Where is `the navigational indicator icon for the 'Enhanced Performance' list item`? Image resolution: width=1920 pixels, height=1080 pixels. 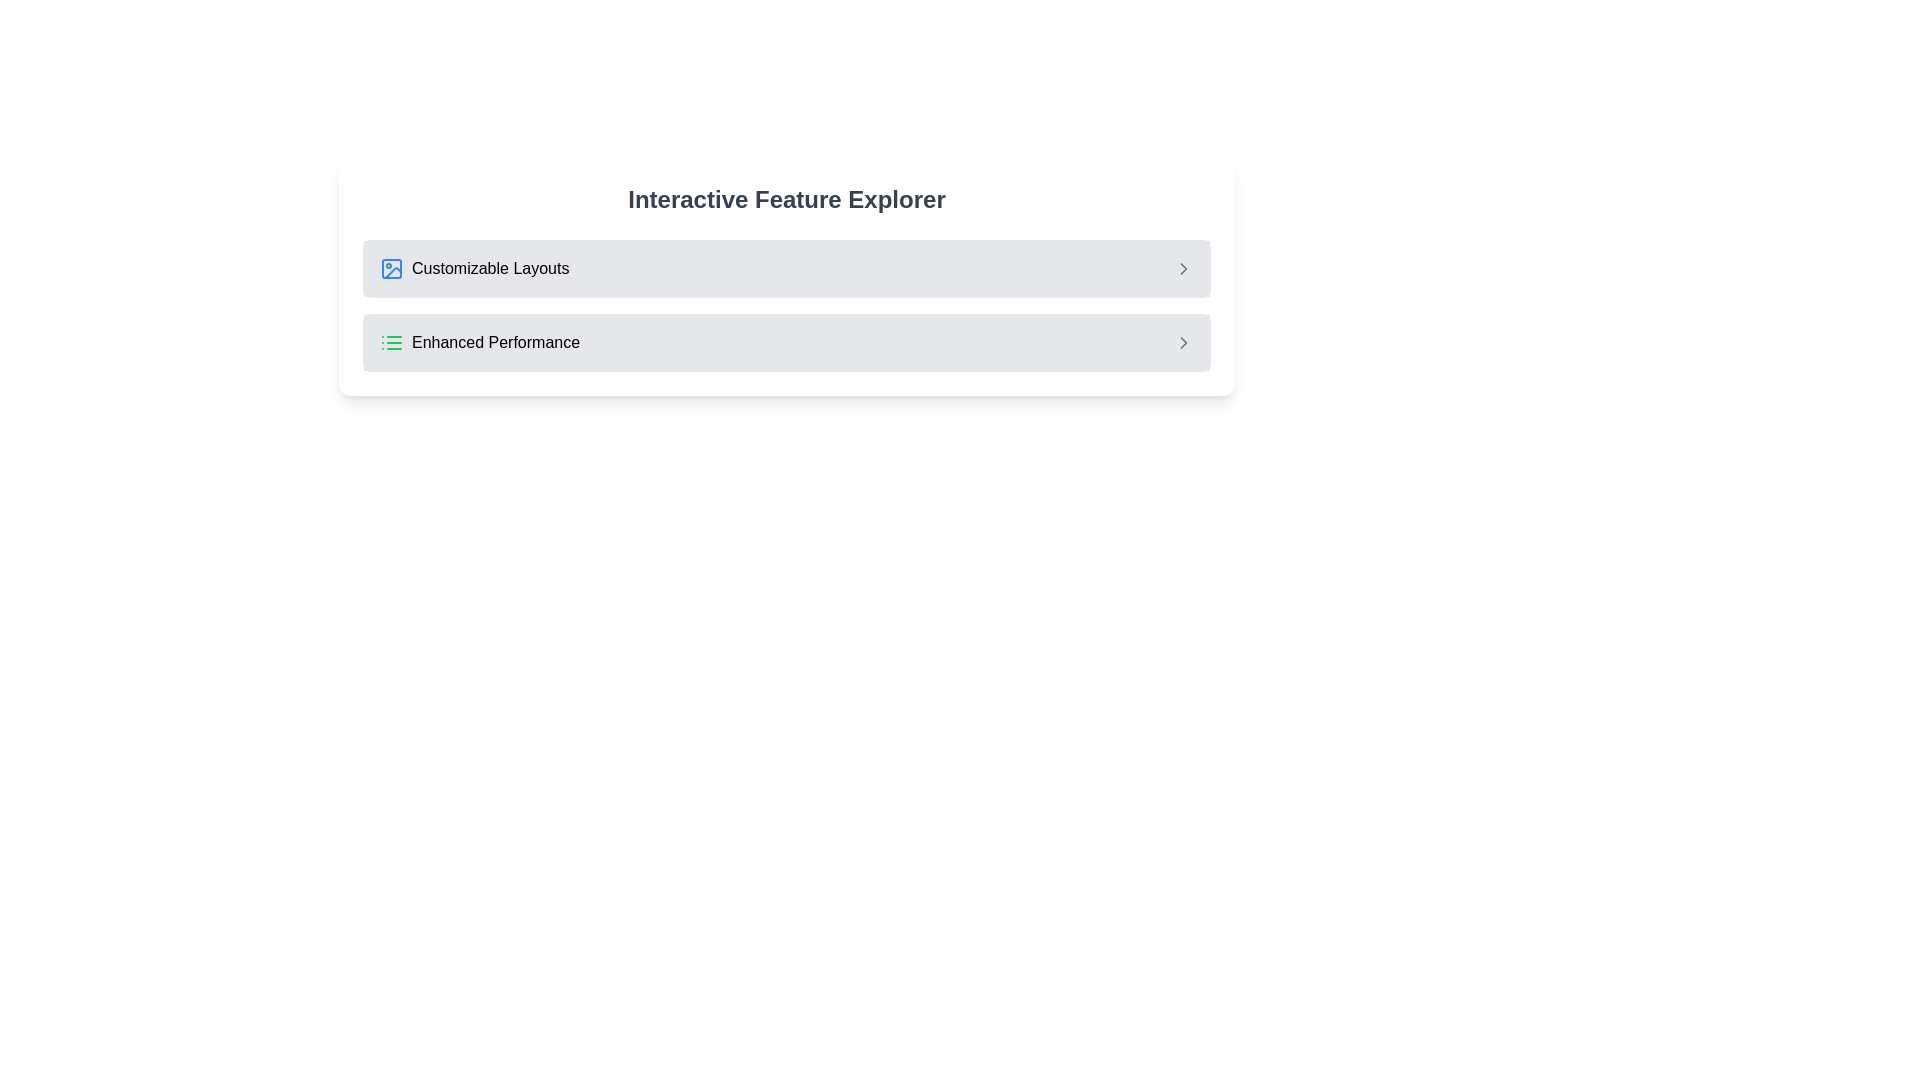 the navigational indicator icon for the 'Enhanced Performance' list item is located at coordinates (1184, 342).